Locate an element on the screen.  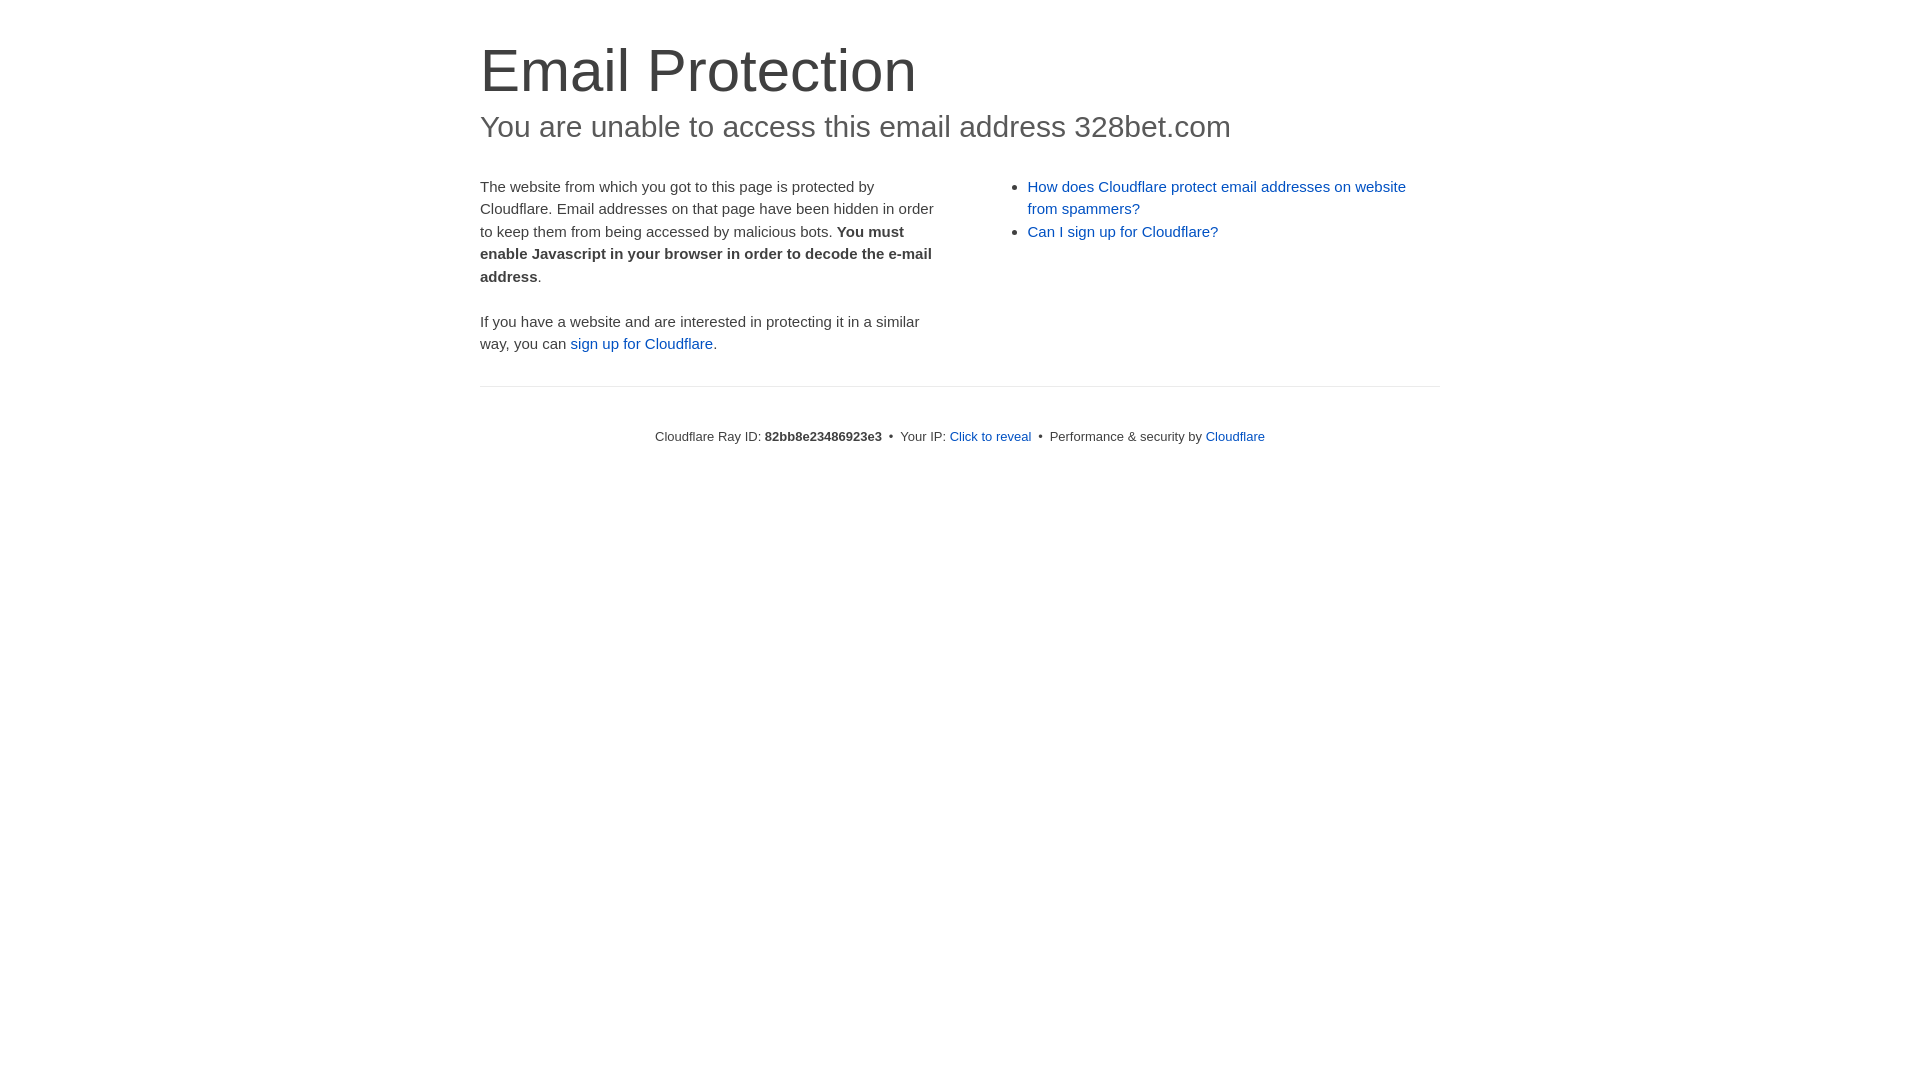
'Cloudflare' is located at coordinates (1234, 435).